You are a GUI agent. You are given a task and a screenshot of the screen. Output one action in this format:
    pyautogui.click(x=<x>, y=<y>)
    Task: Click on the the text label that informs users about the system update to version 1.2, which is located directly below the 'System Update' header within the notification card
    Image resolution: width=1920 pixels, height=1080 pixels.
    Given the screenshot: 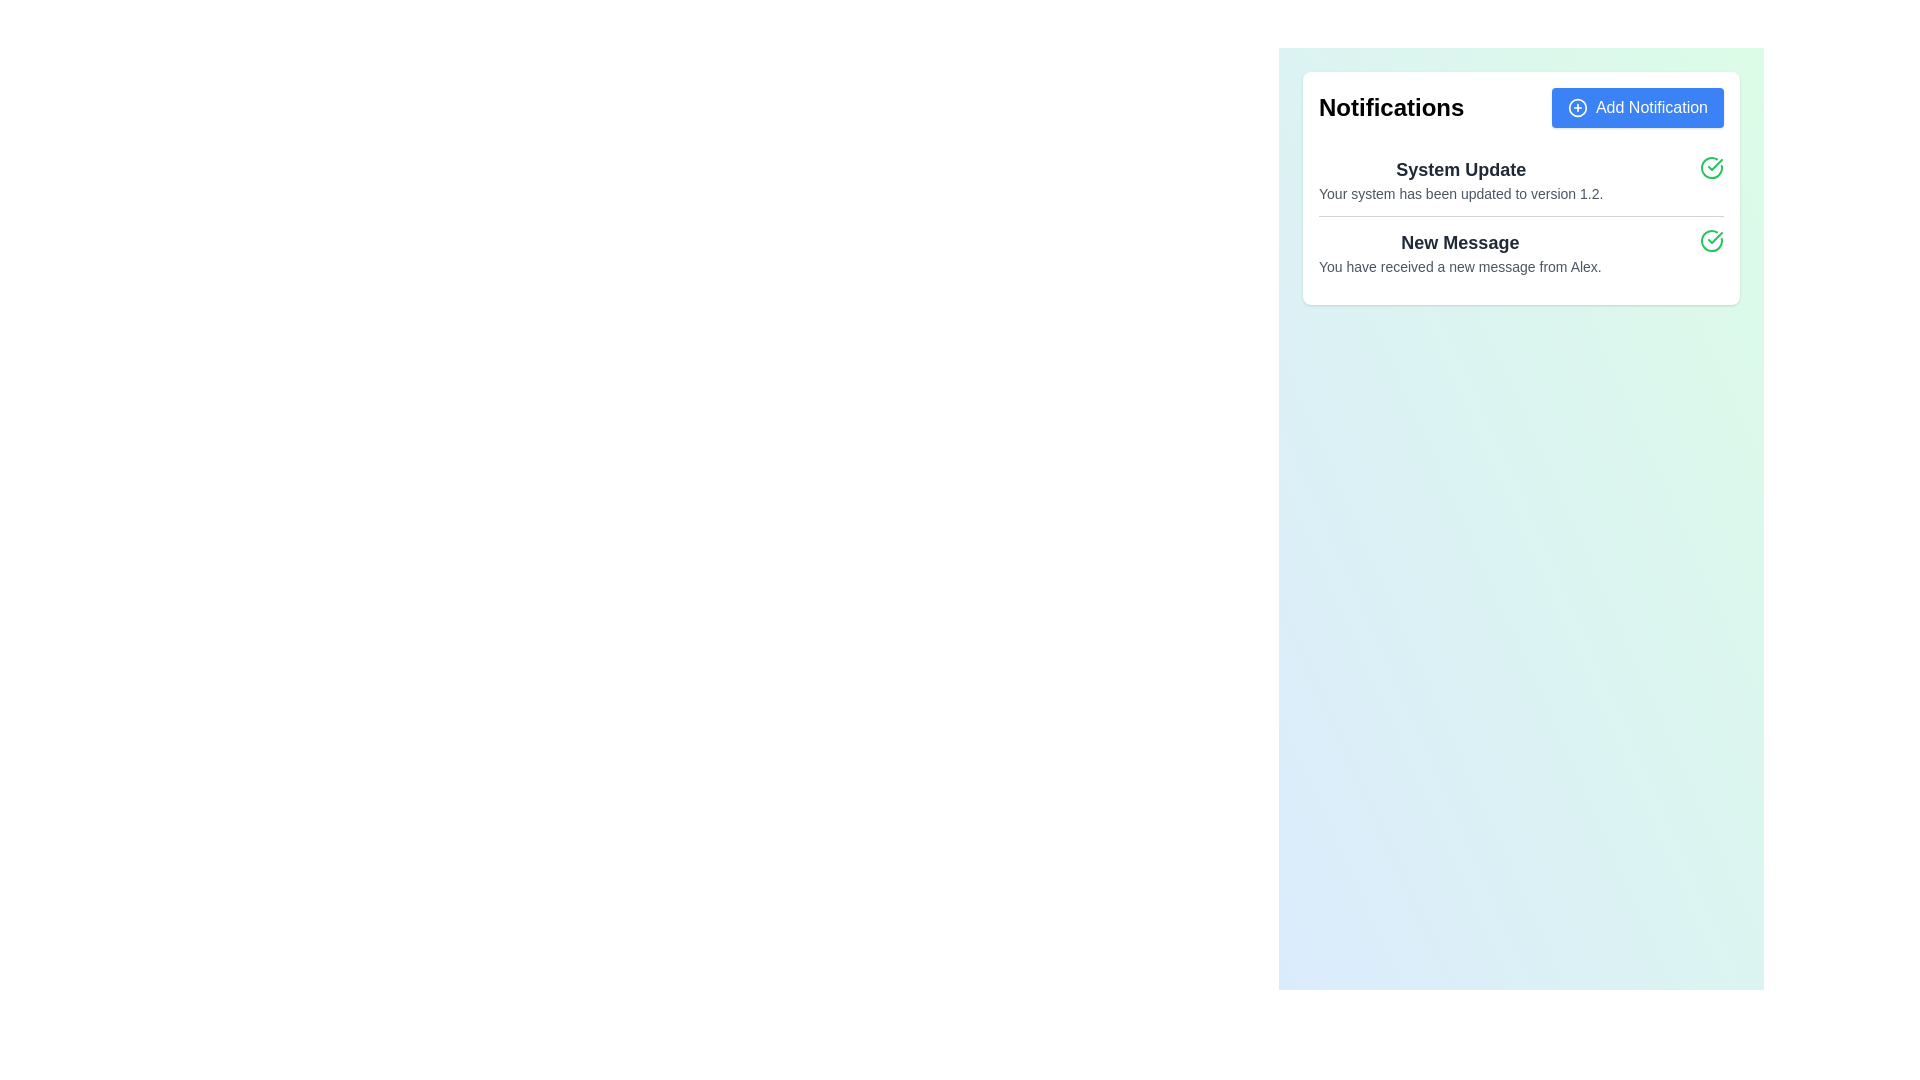 What is the action you would take?
    pyautogui.click(x=1461, y=193)
    